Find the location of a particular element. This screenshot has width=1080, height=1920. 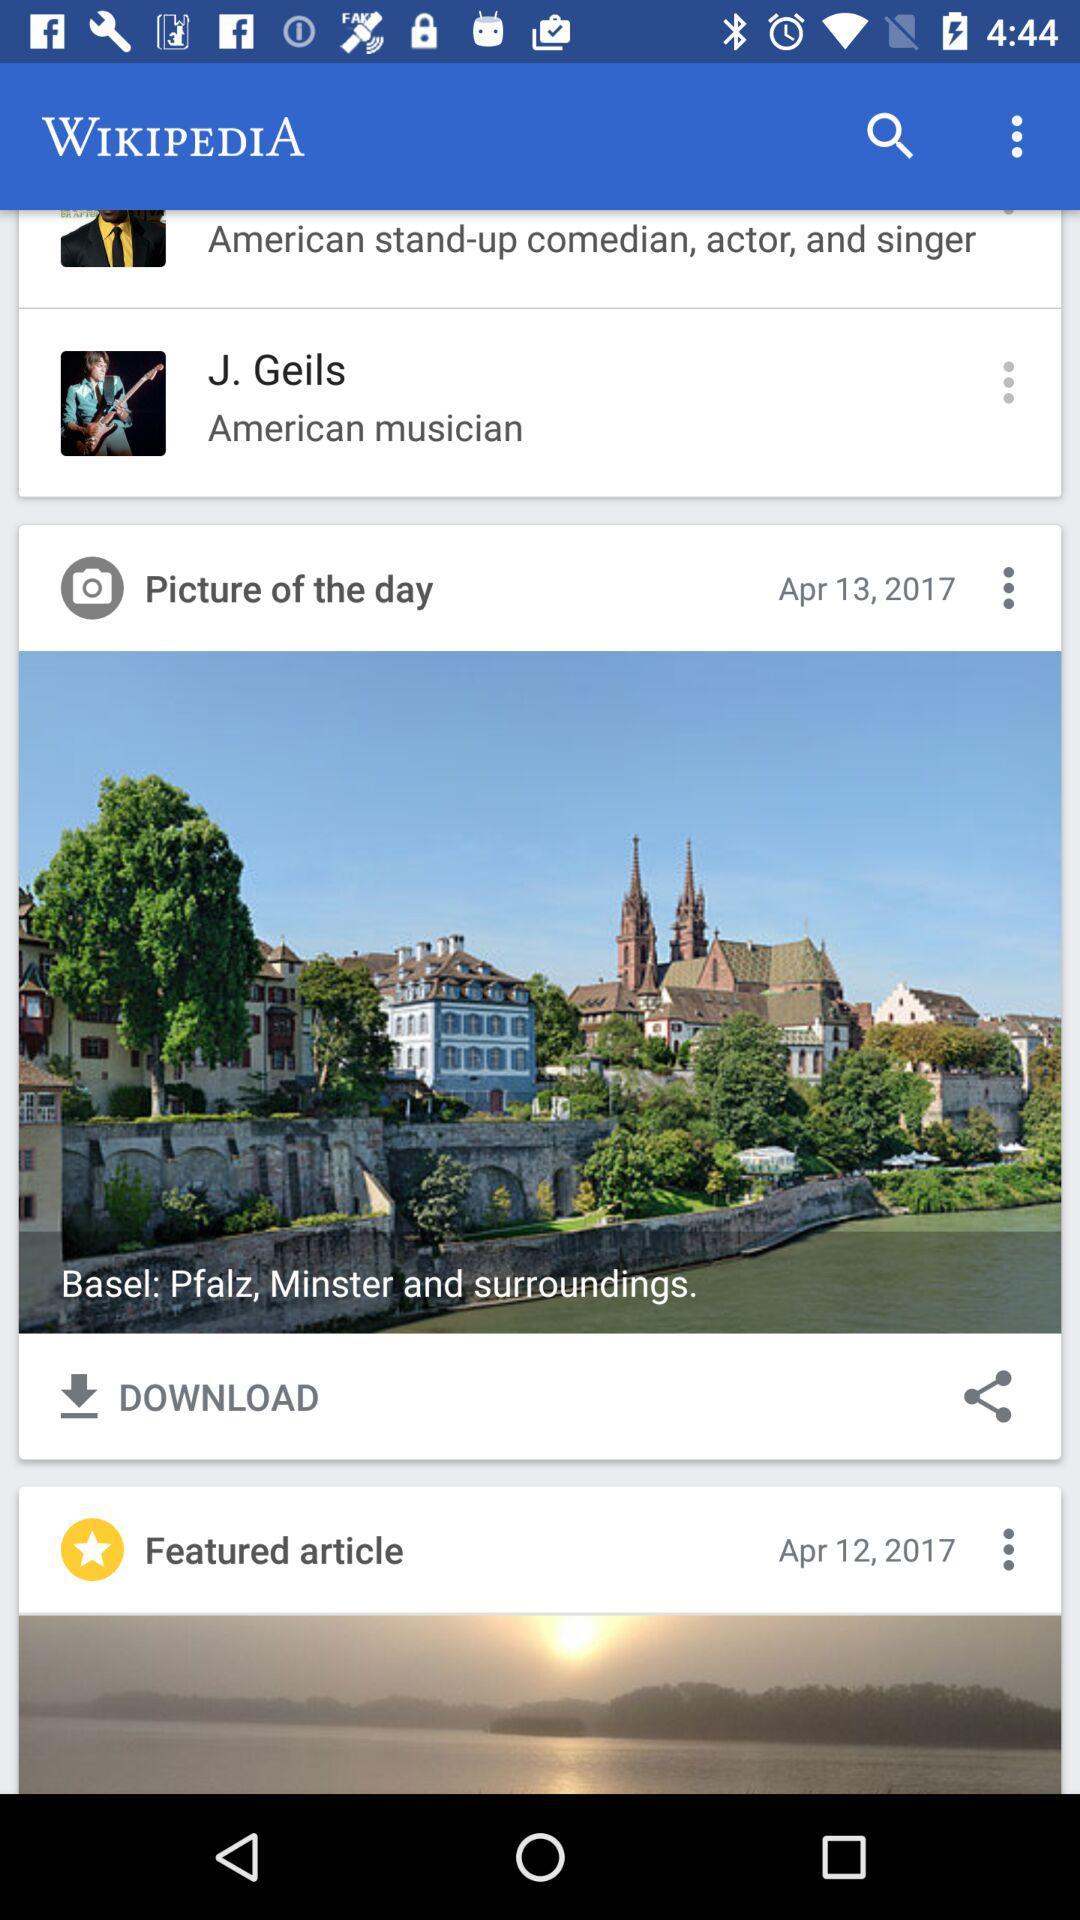

image which is below american musician is located at coordinates (540, 992).